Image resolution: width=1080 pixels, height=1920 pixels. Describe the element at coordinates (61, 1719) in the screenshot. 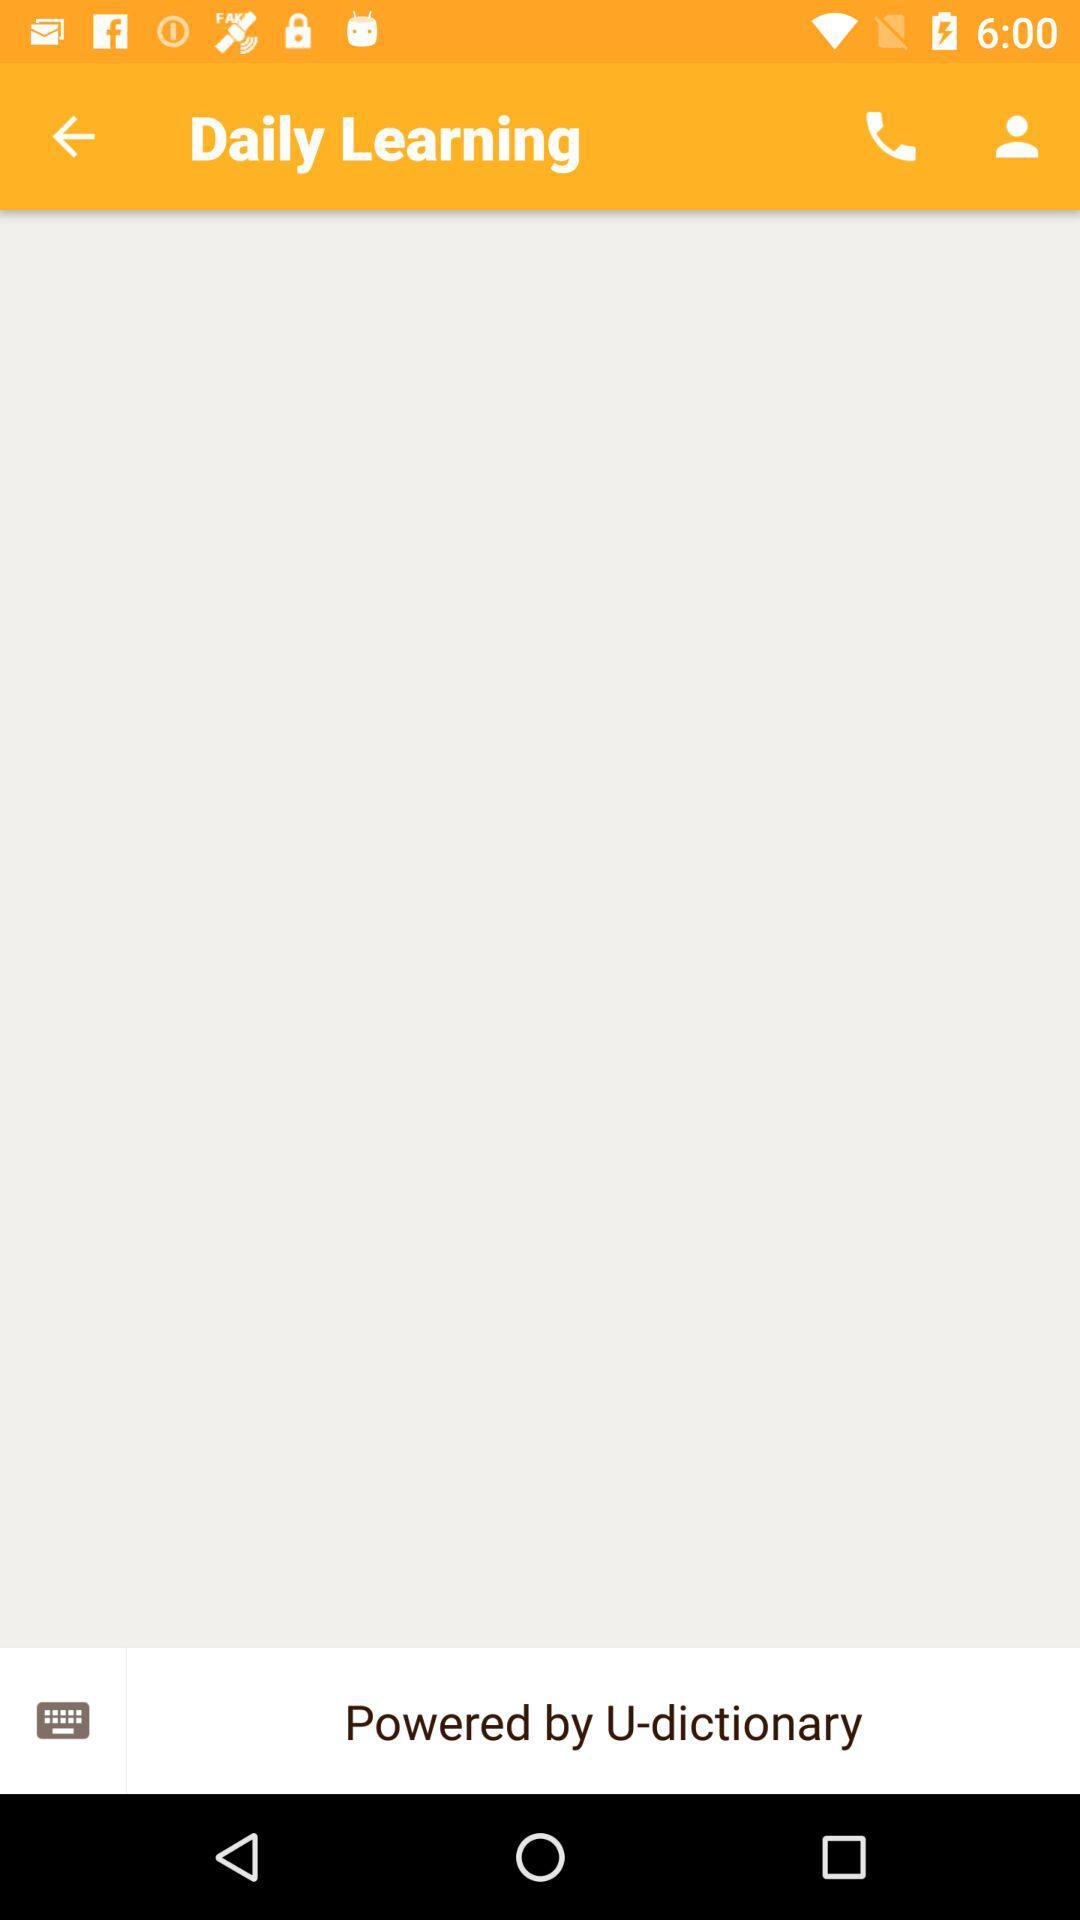

I see `keyboard` at that location.